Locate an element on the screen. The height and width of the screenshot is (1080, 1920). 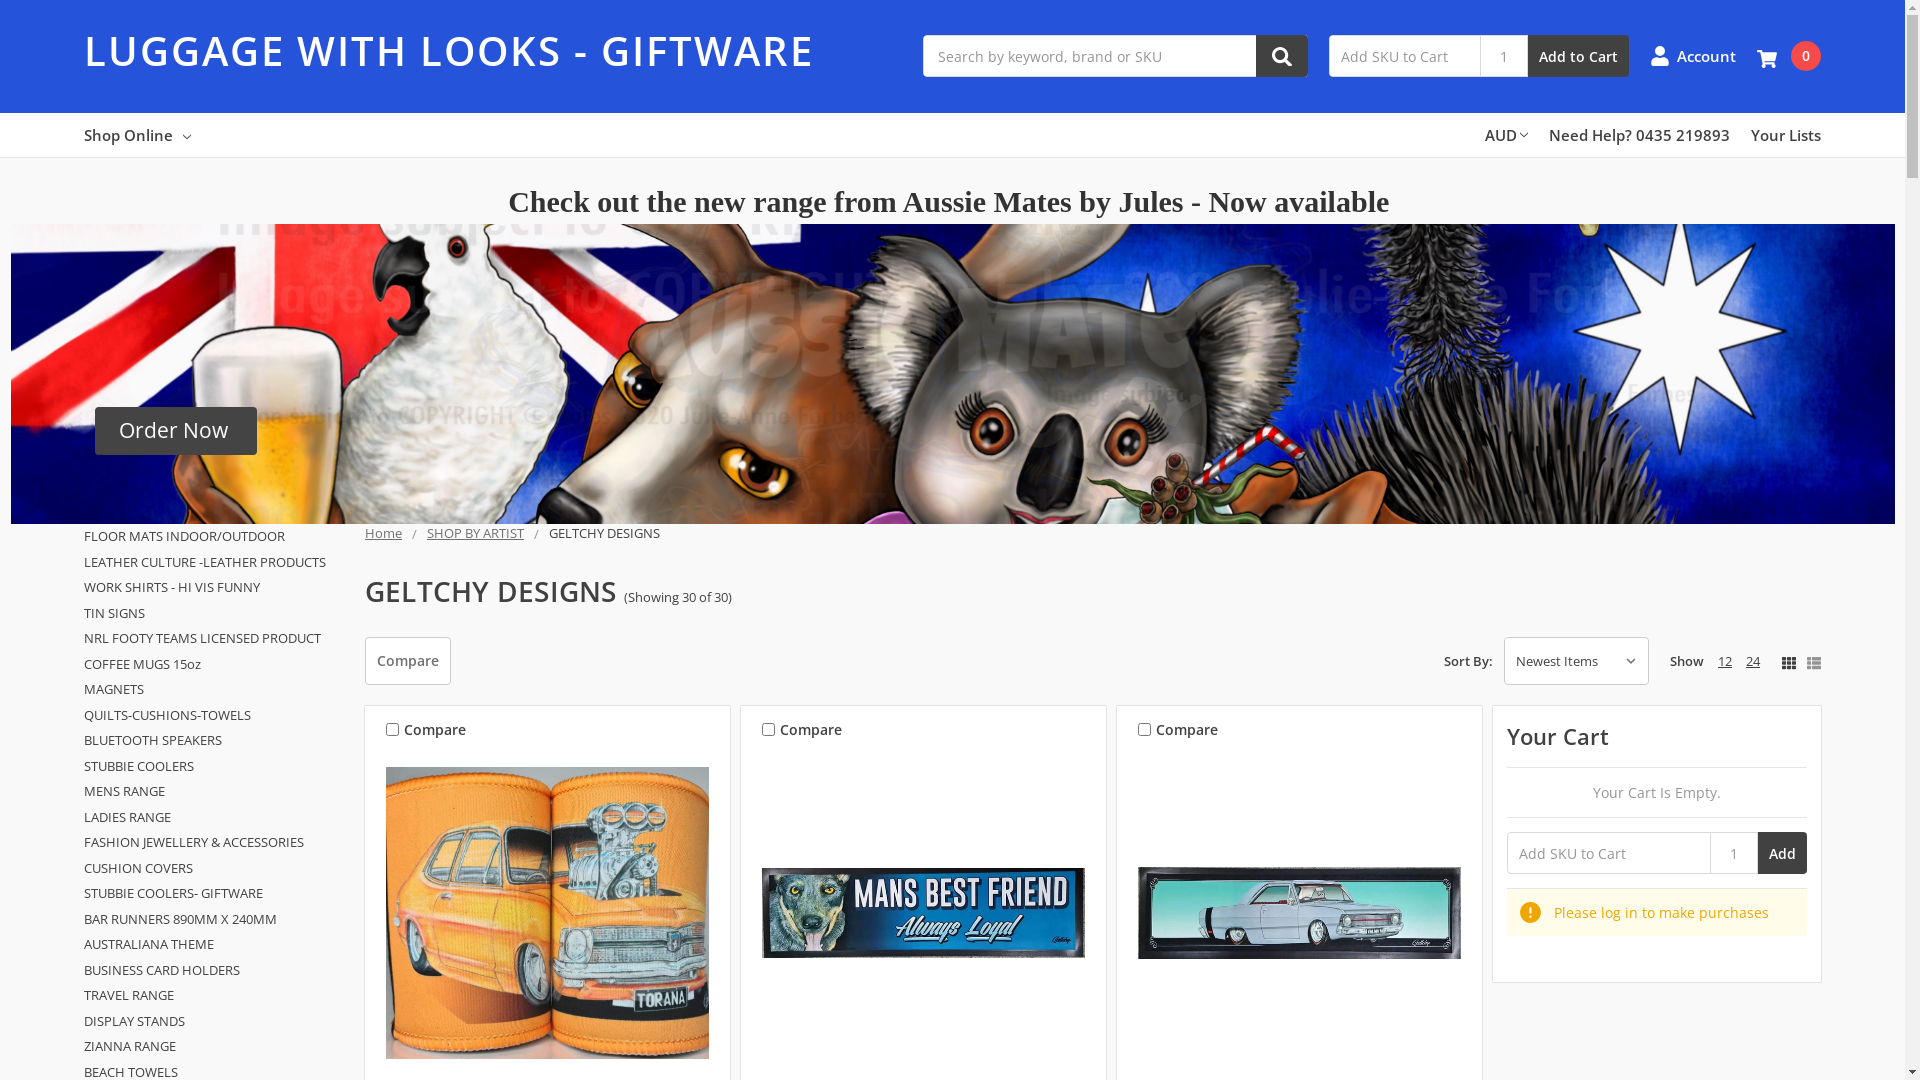
'STUBBIE COOLERS- GIFTWARE' is located at coordinates (213, 893).